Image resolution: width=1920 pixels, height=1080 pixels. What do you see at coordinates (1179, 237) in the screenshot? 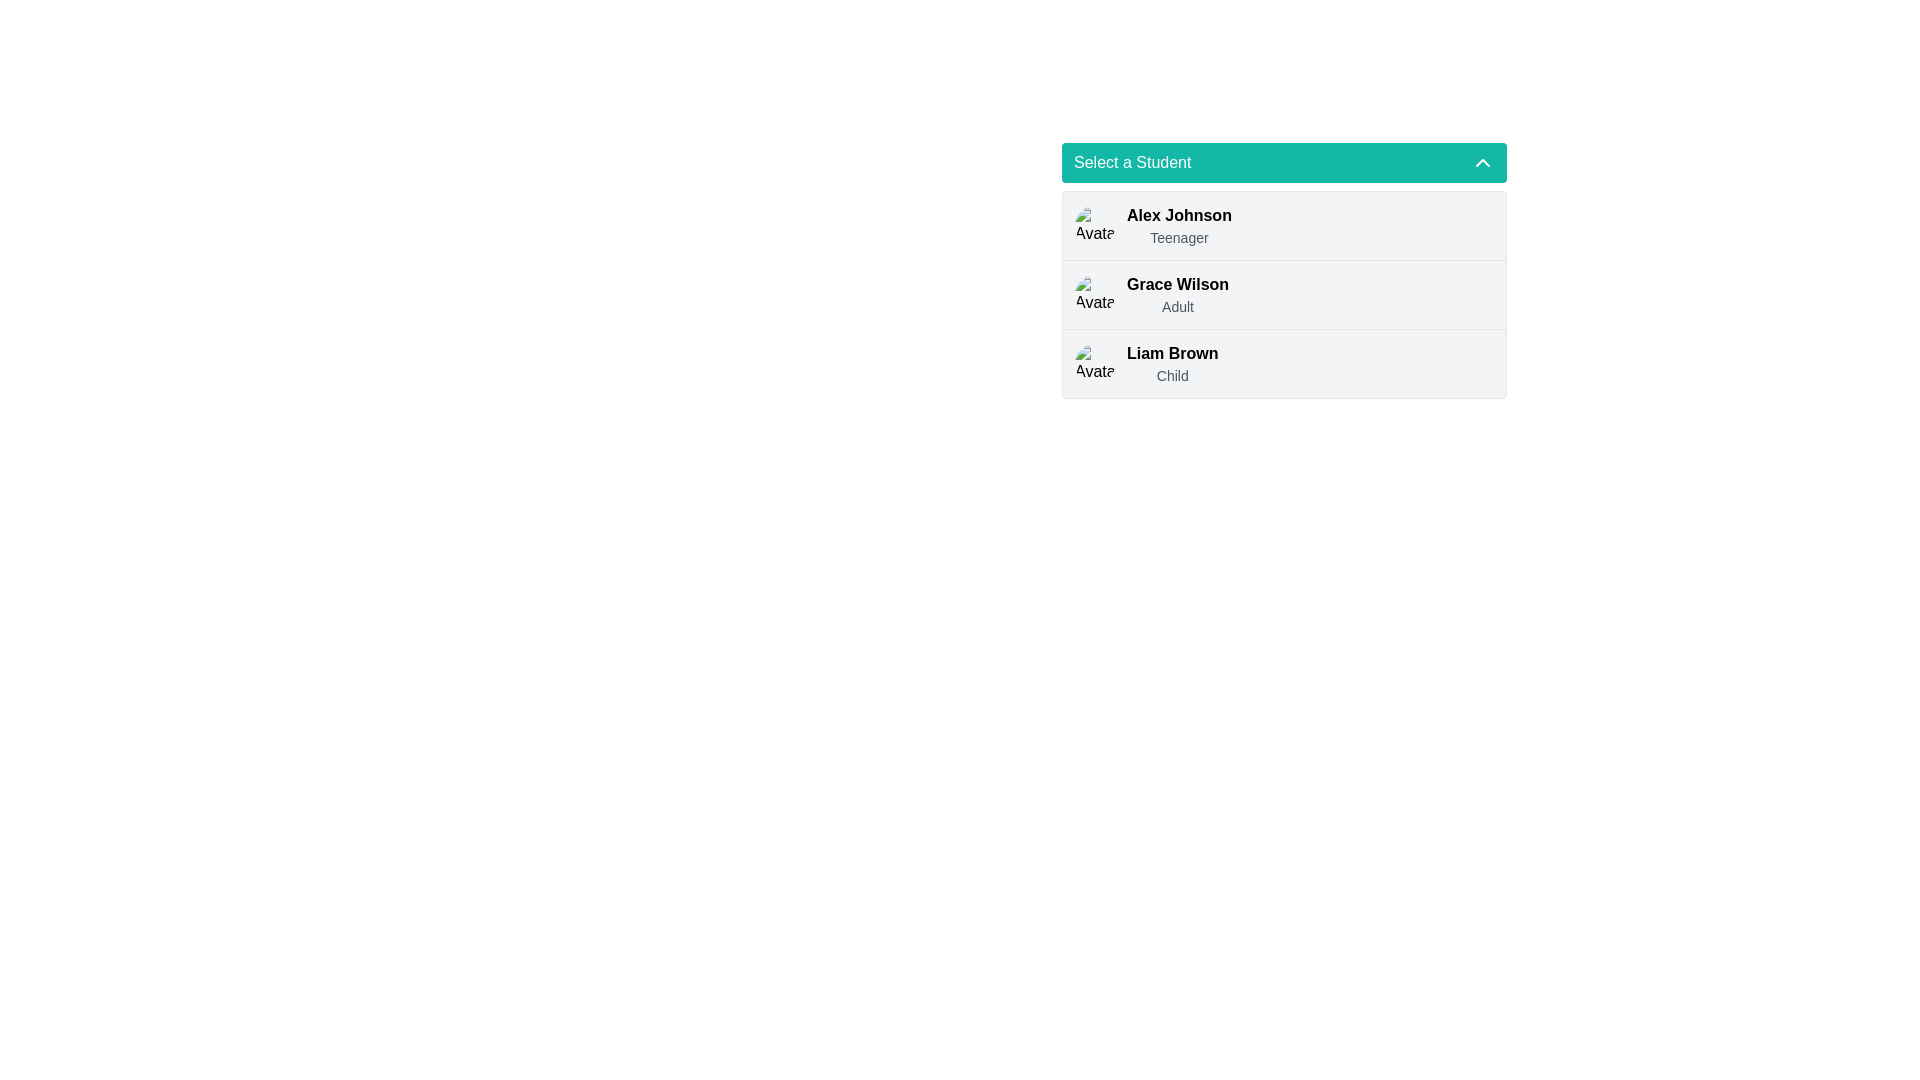
I see `the text label displaying 'Teenager', which is located directly beneath 'Alex Johnson' in the dropdown list of selectable students` at bounding box center [1179, 237].